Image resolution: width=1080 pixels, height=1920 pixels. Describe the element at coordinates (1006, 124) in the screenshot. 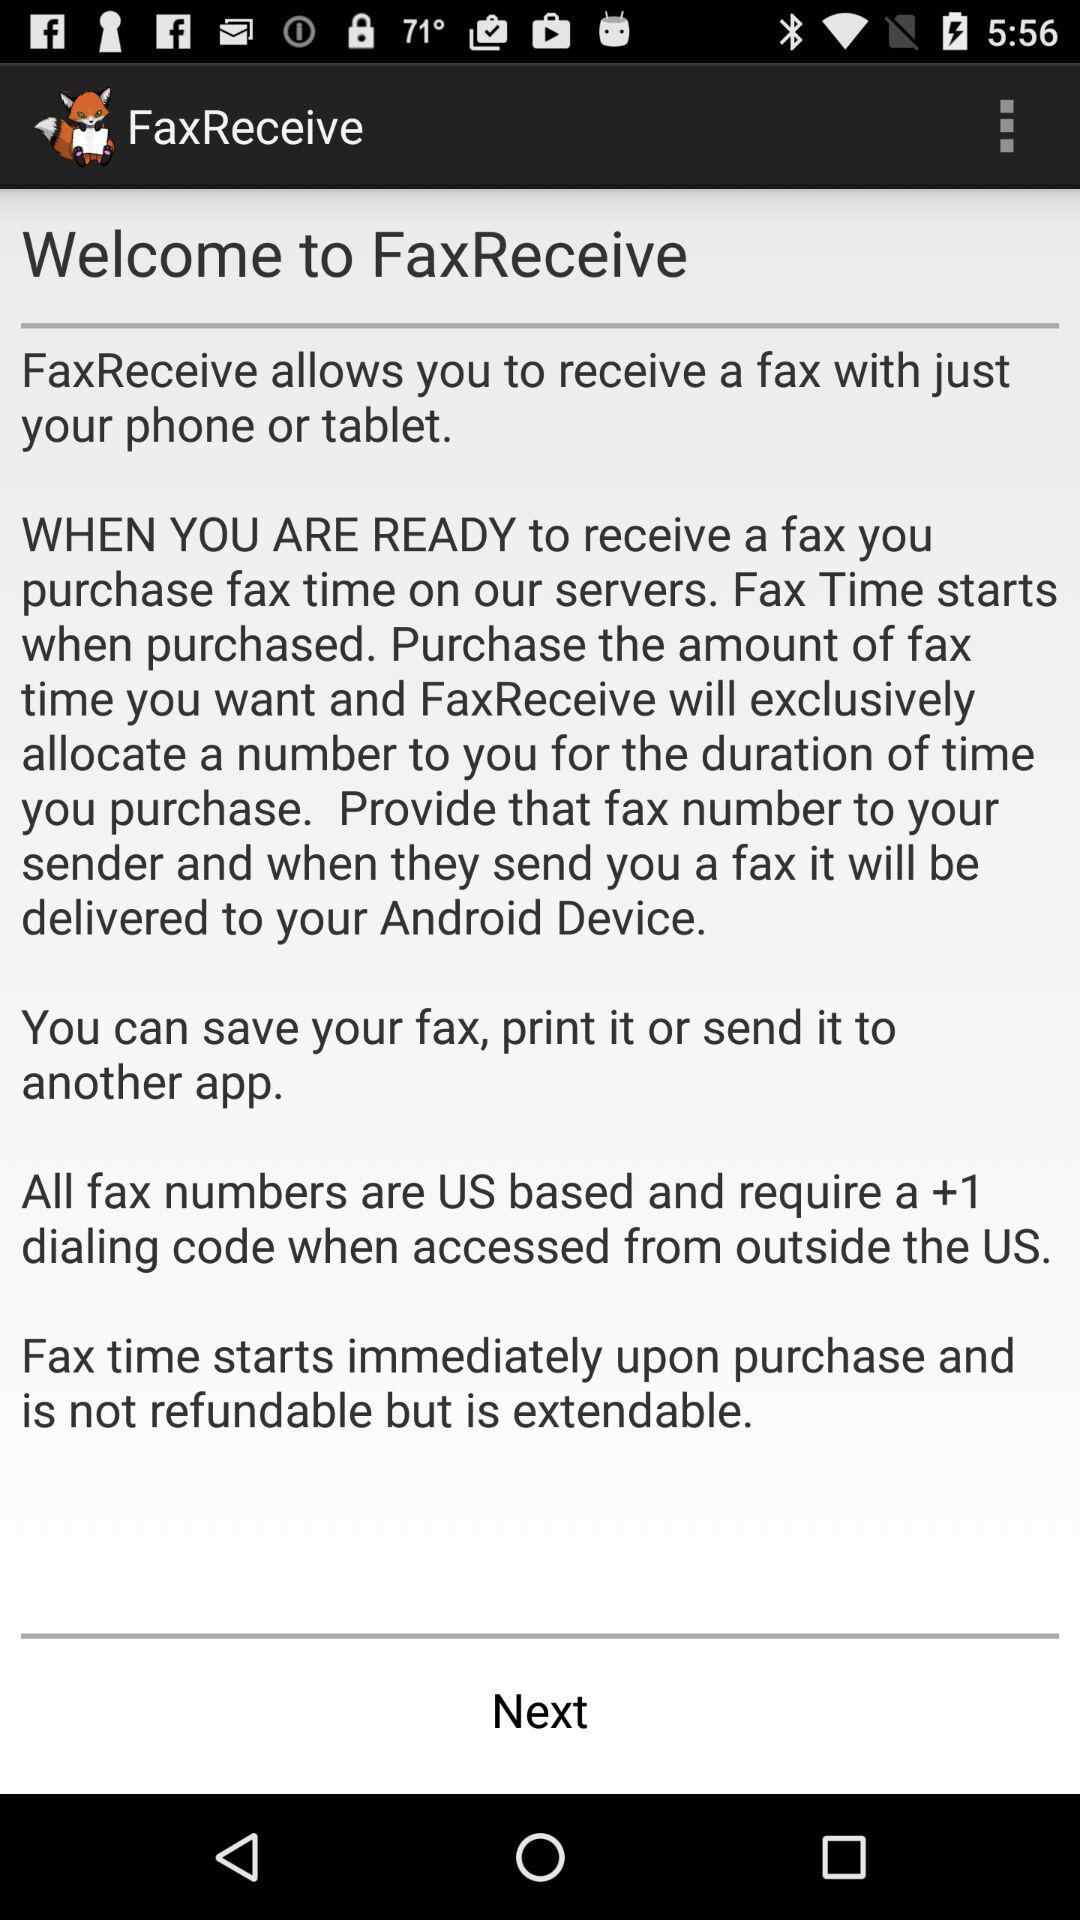

I see `the item at the top right corner` at that location.